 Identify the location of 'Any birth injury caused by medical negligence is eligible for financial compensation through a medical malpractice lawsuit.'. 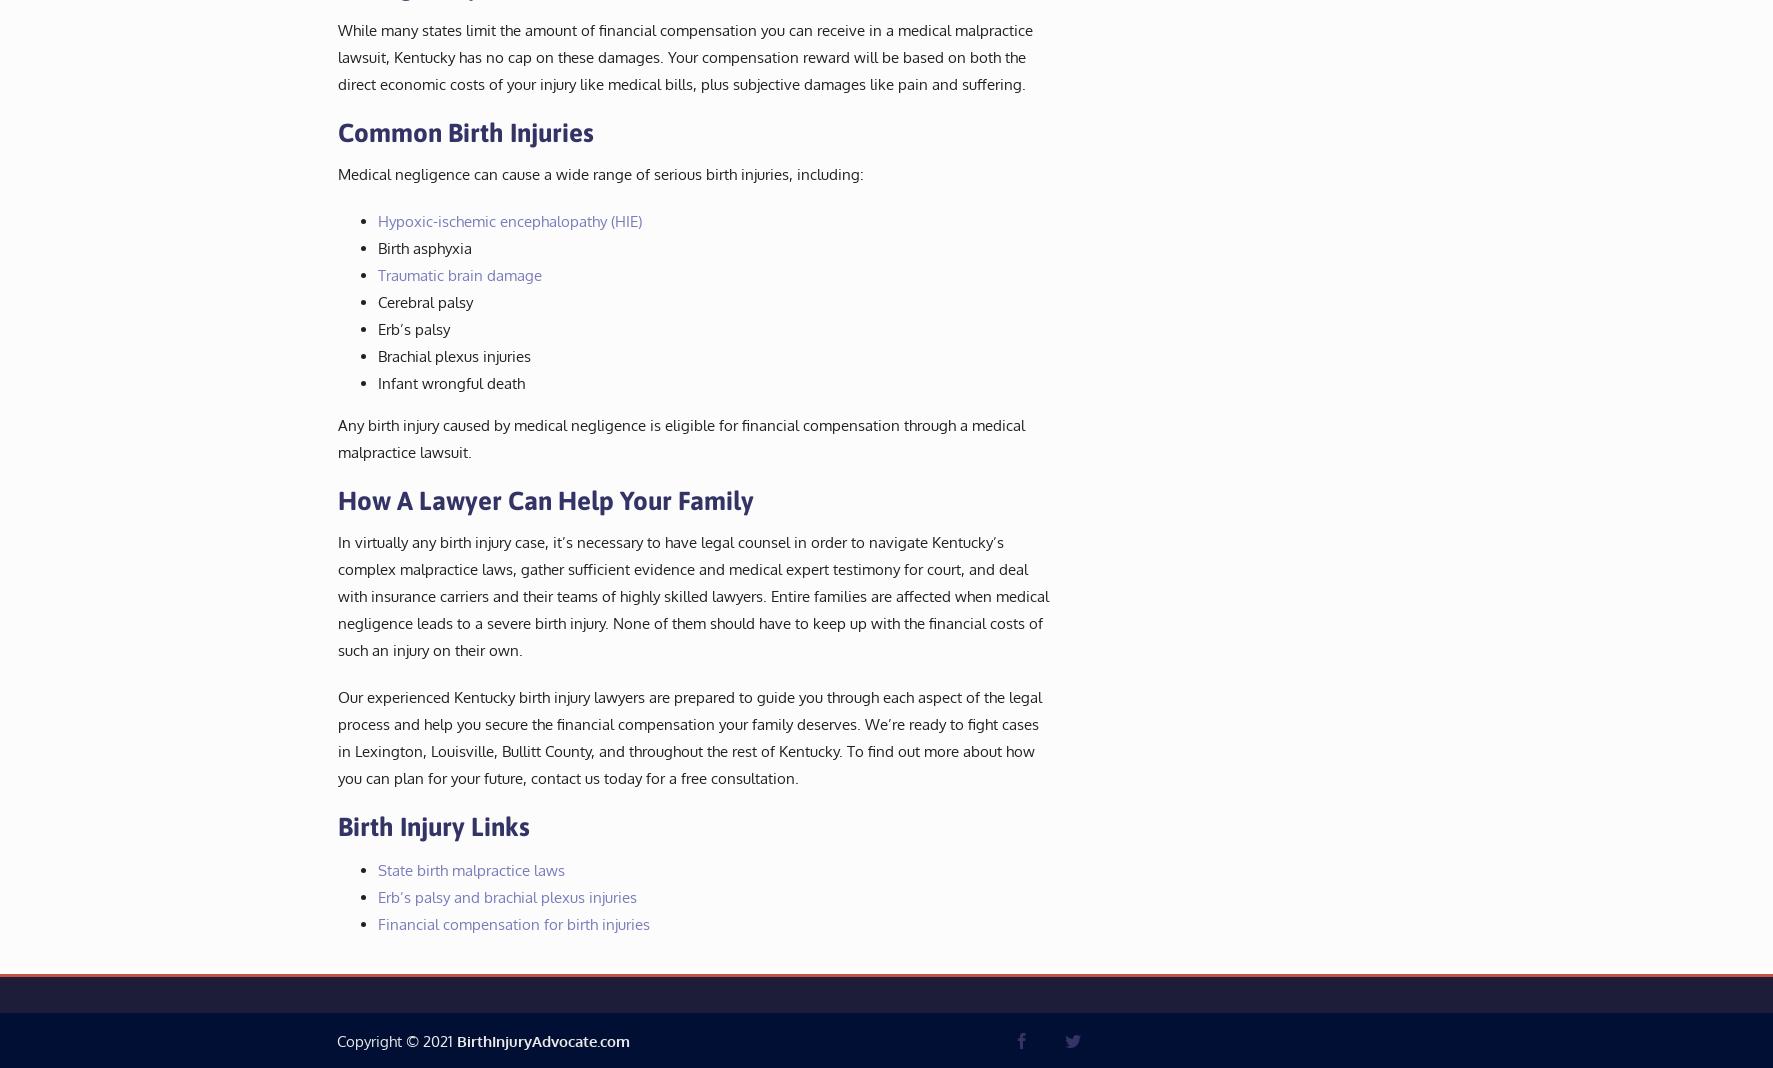
(337, 437).